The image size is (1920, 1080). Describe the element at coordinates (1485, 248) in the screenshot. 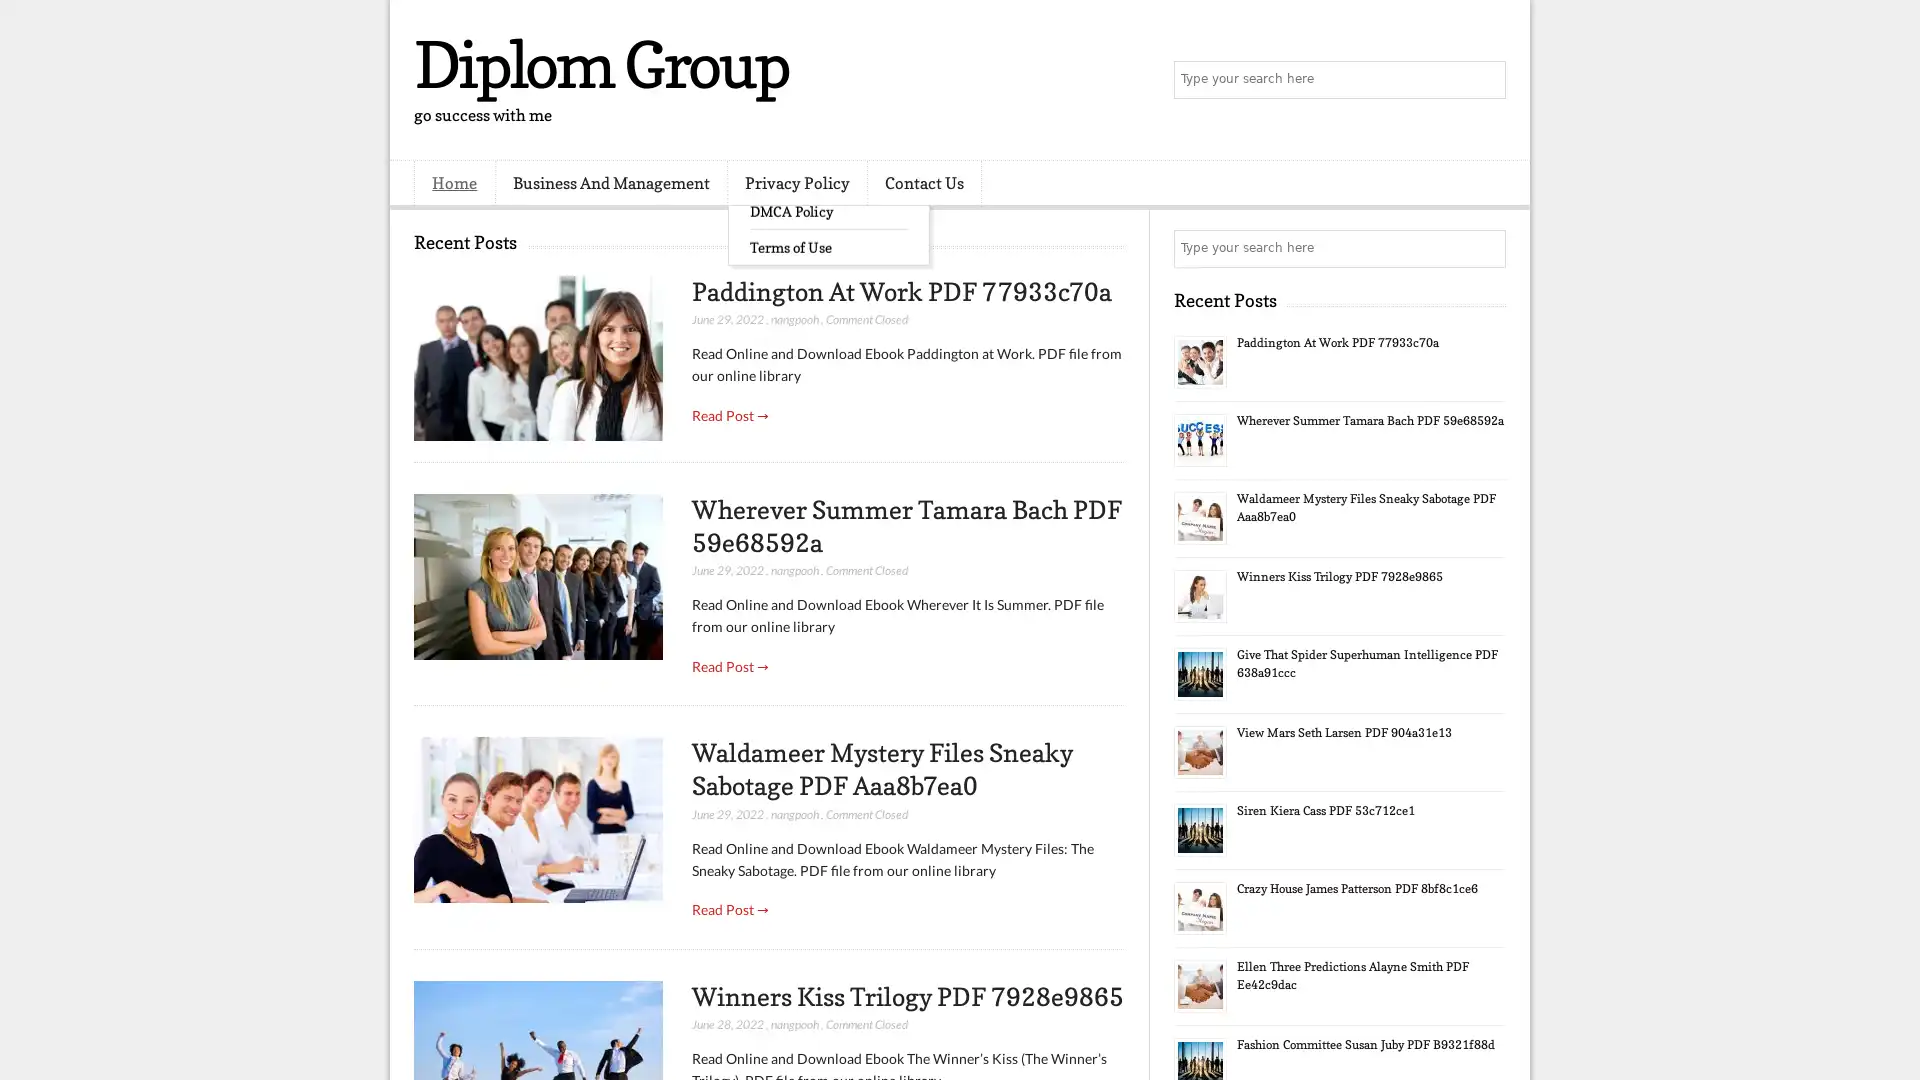

I see `Search` at that location.